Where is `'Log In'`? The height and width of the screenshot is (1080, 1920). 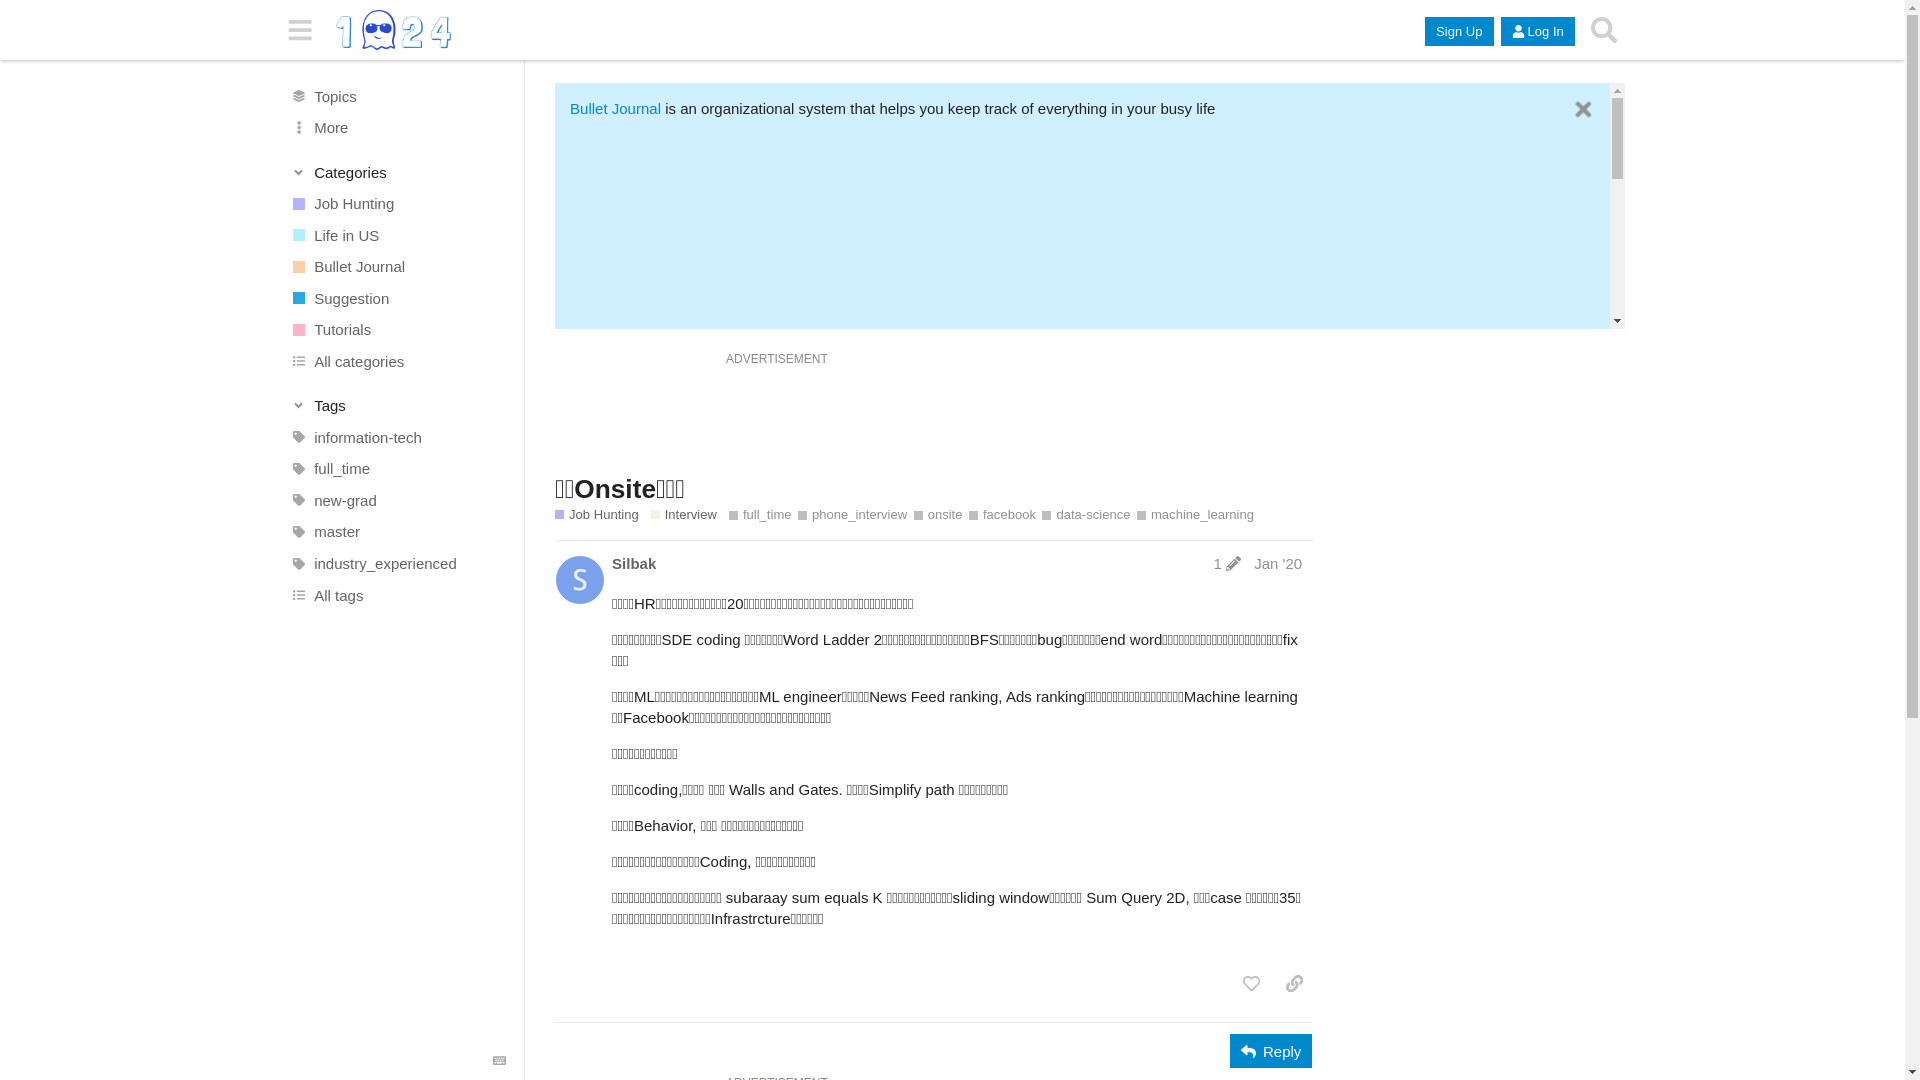
'Log In' is located at coordinates (1536, 31).